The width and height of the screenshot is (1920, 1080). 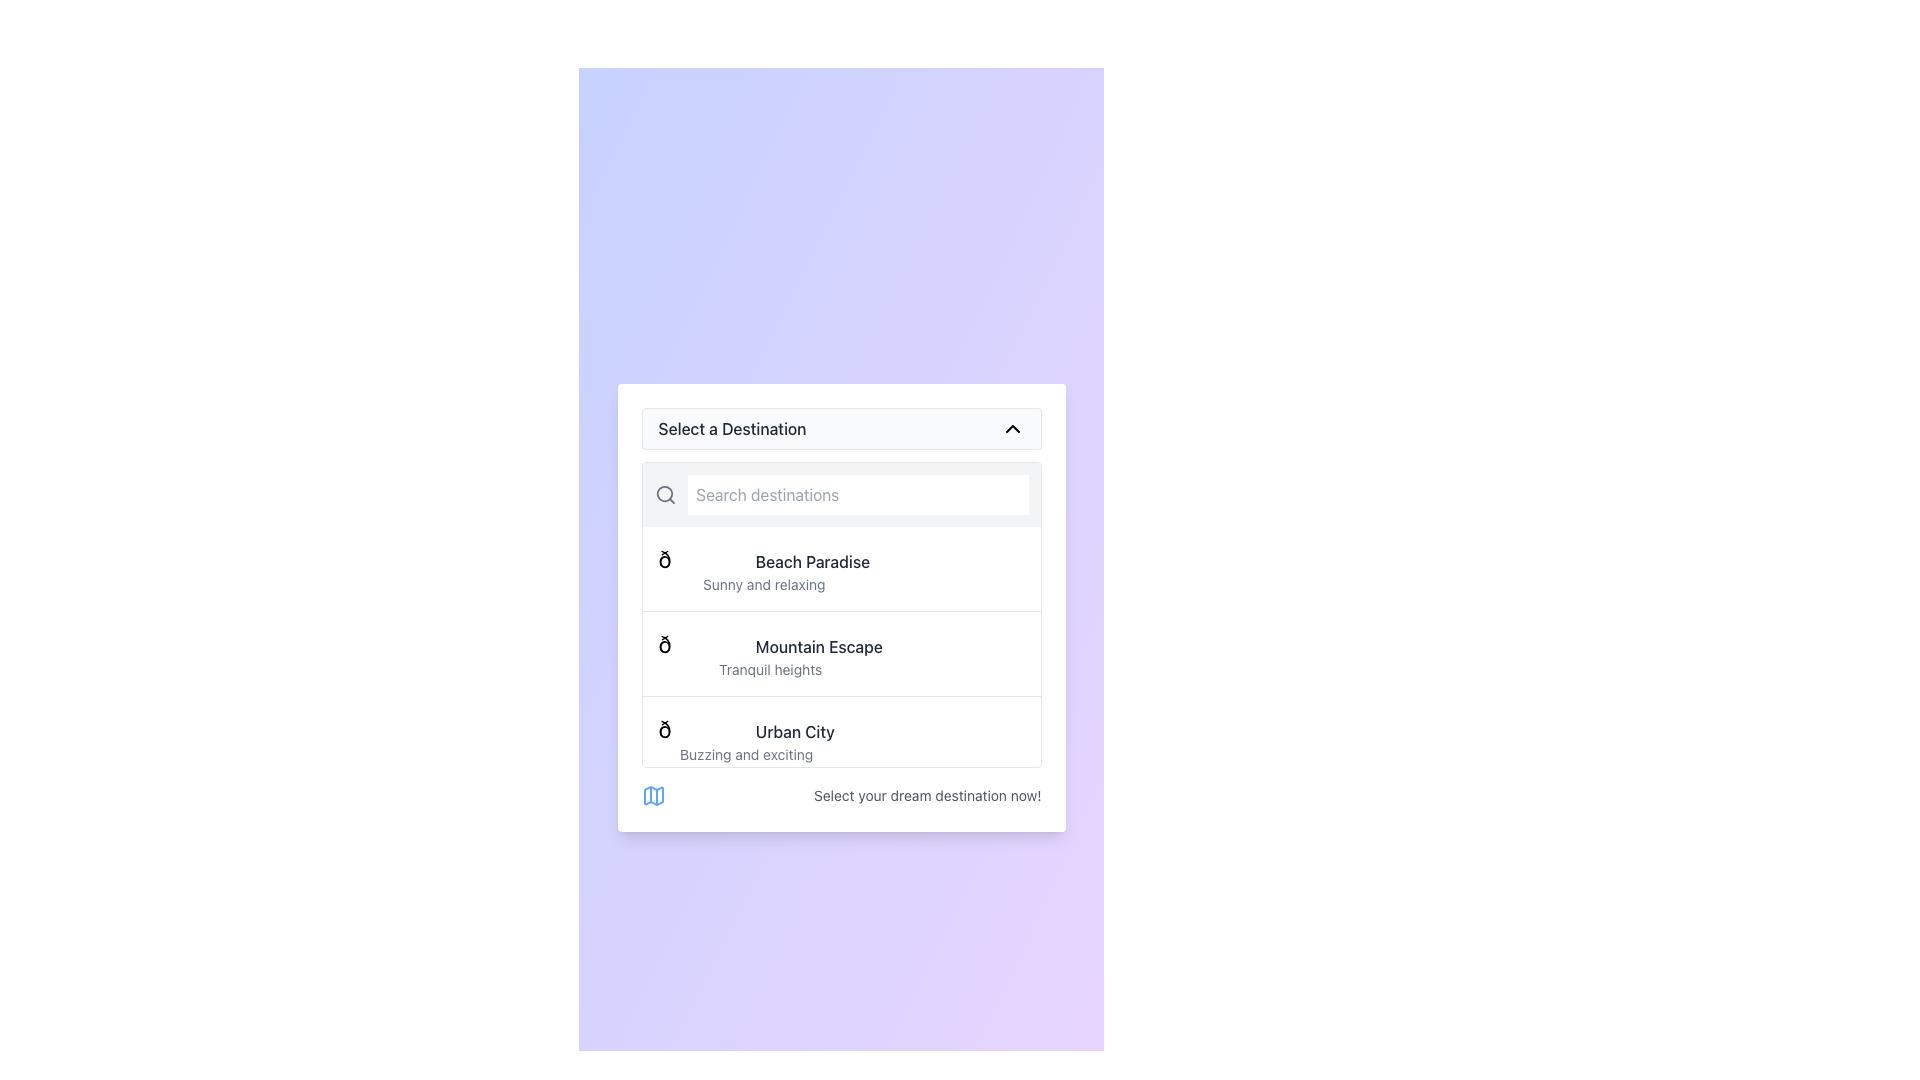 What do you see at coordinates (745, 755) in the screenshot?
I see `descriptive text label located underneath the 'Urban City' heading in the 'Select a Destination' panel` at bounding box center [745, 755].